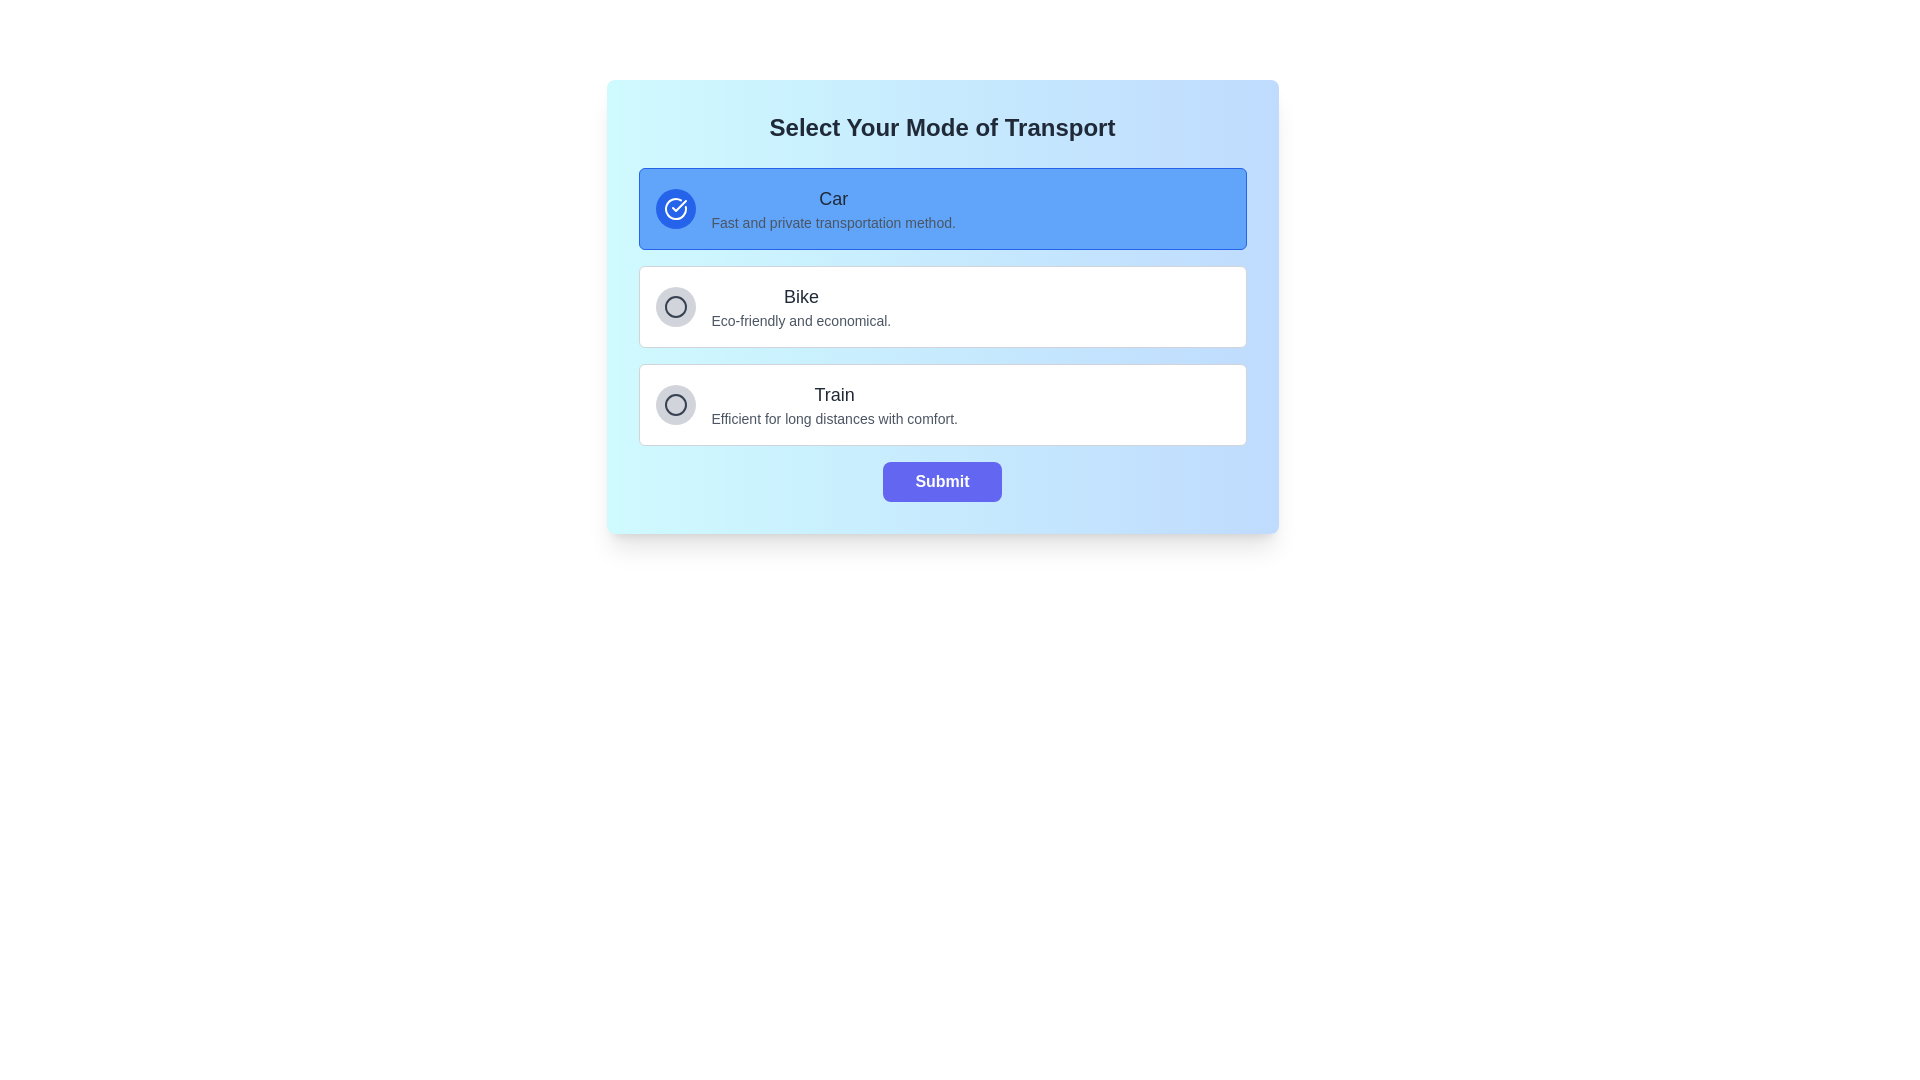 The width and height of the screenshot is (1920, 1080). Describe the element at coordinates (834, 405) in the screenshot. I see `the text block displaying 'Train' and its description 'Efficient for long distances with comfort.' which is the third option in the vertical list of transport modes` at that location.